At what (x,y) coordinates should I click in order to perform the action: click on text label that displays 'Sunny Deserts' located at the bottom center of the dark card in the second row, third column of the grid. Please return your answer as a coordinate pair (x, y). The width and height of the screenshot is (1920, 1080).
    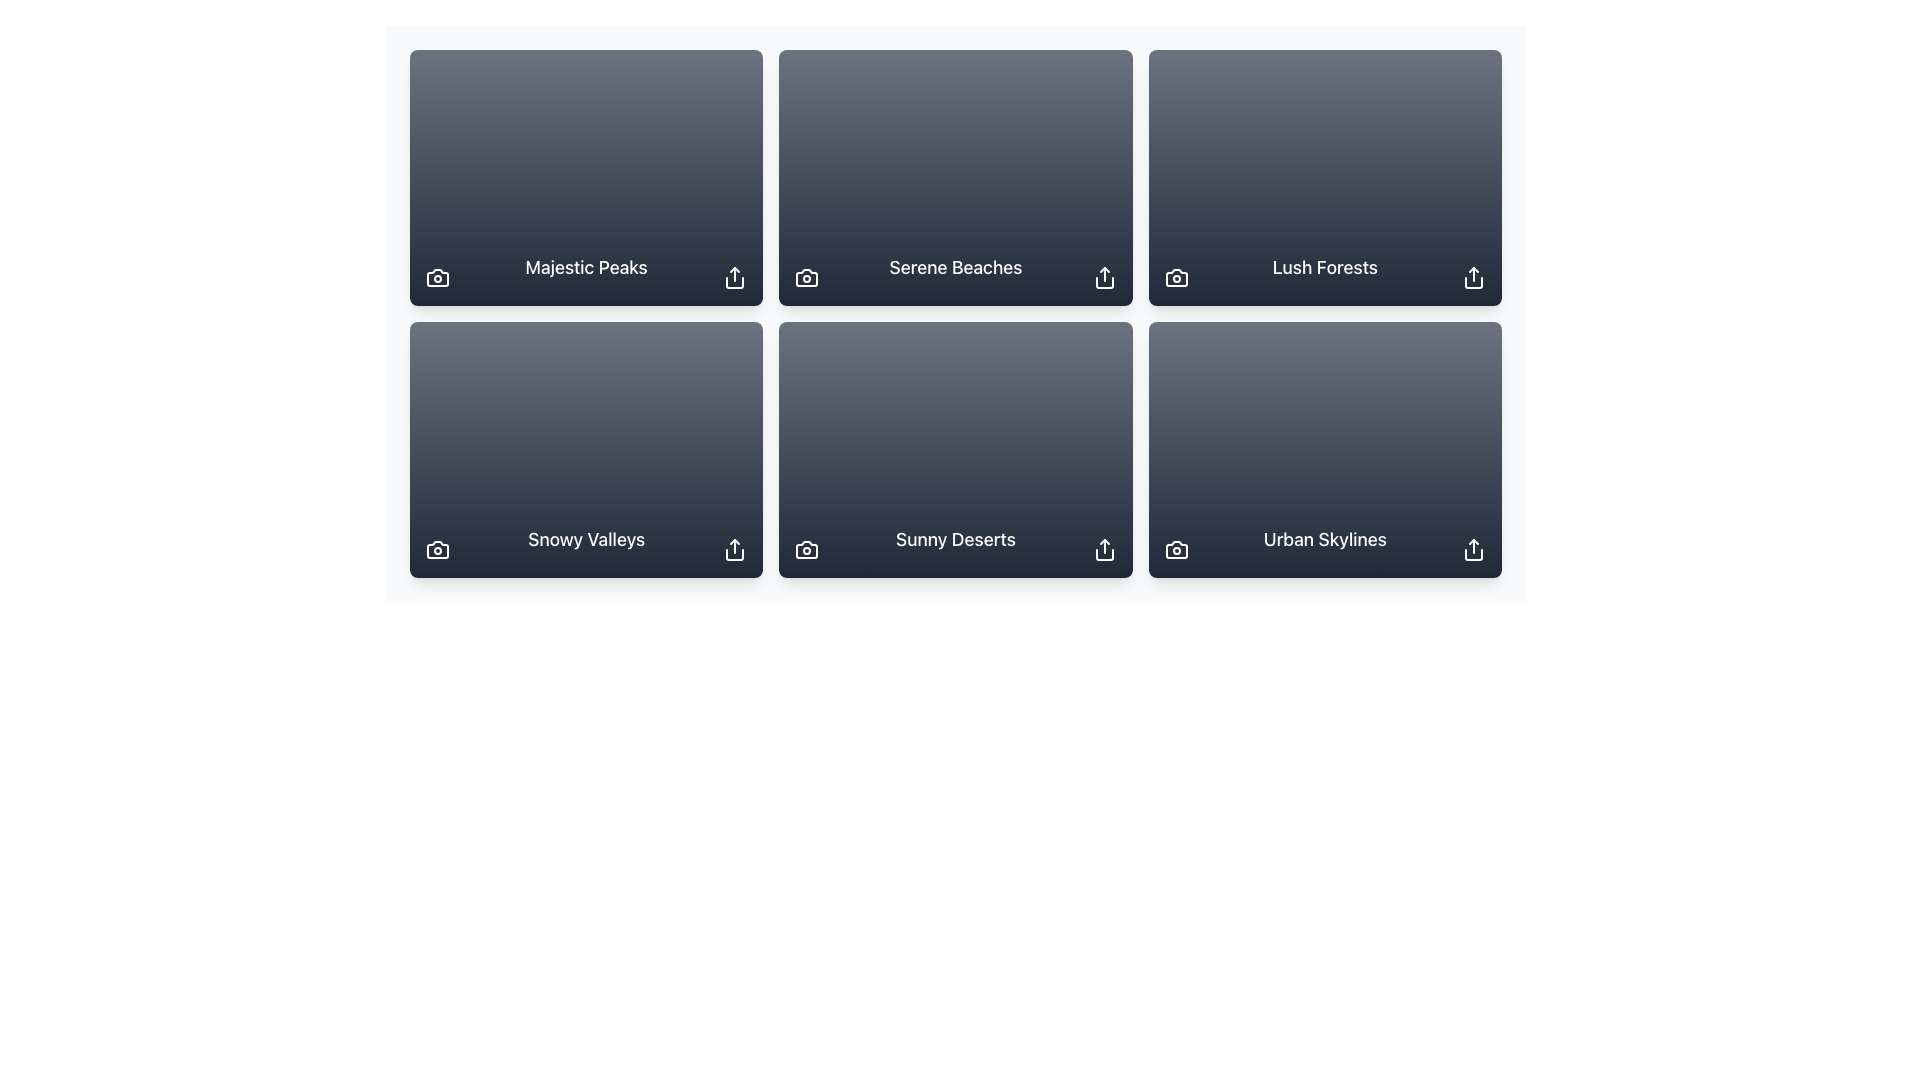
    Looking at the image, I should click on (954, 540).